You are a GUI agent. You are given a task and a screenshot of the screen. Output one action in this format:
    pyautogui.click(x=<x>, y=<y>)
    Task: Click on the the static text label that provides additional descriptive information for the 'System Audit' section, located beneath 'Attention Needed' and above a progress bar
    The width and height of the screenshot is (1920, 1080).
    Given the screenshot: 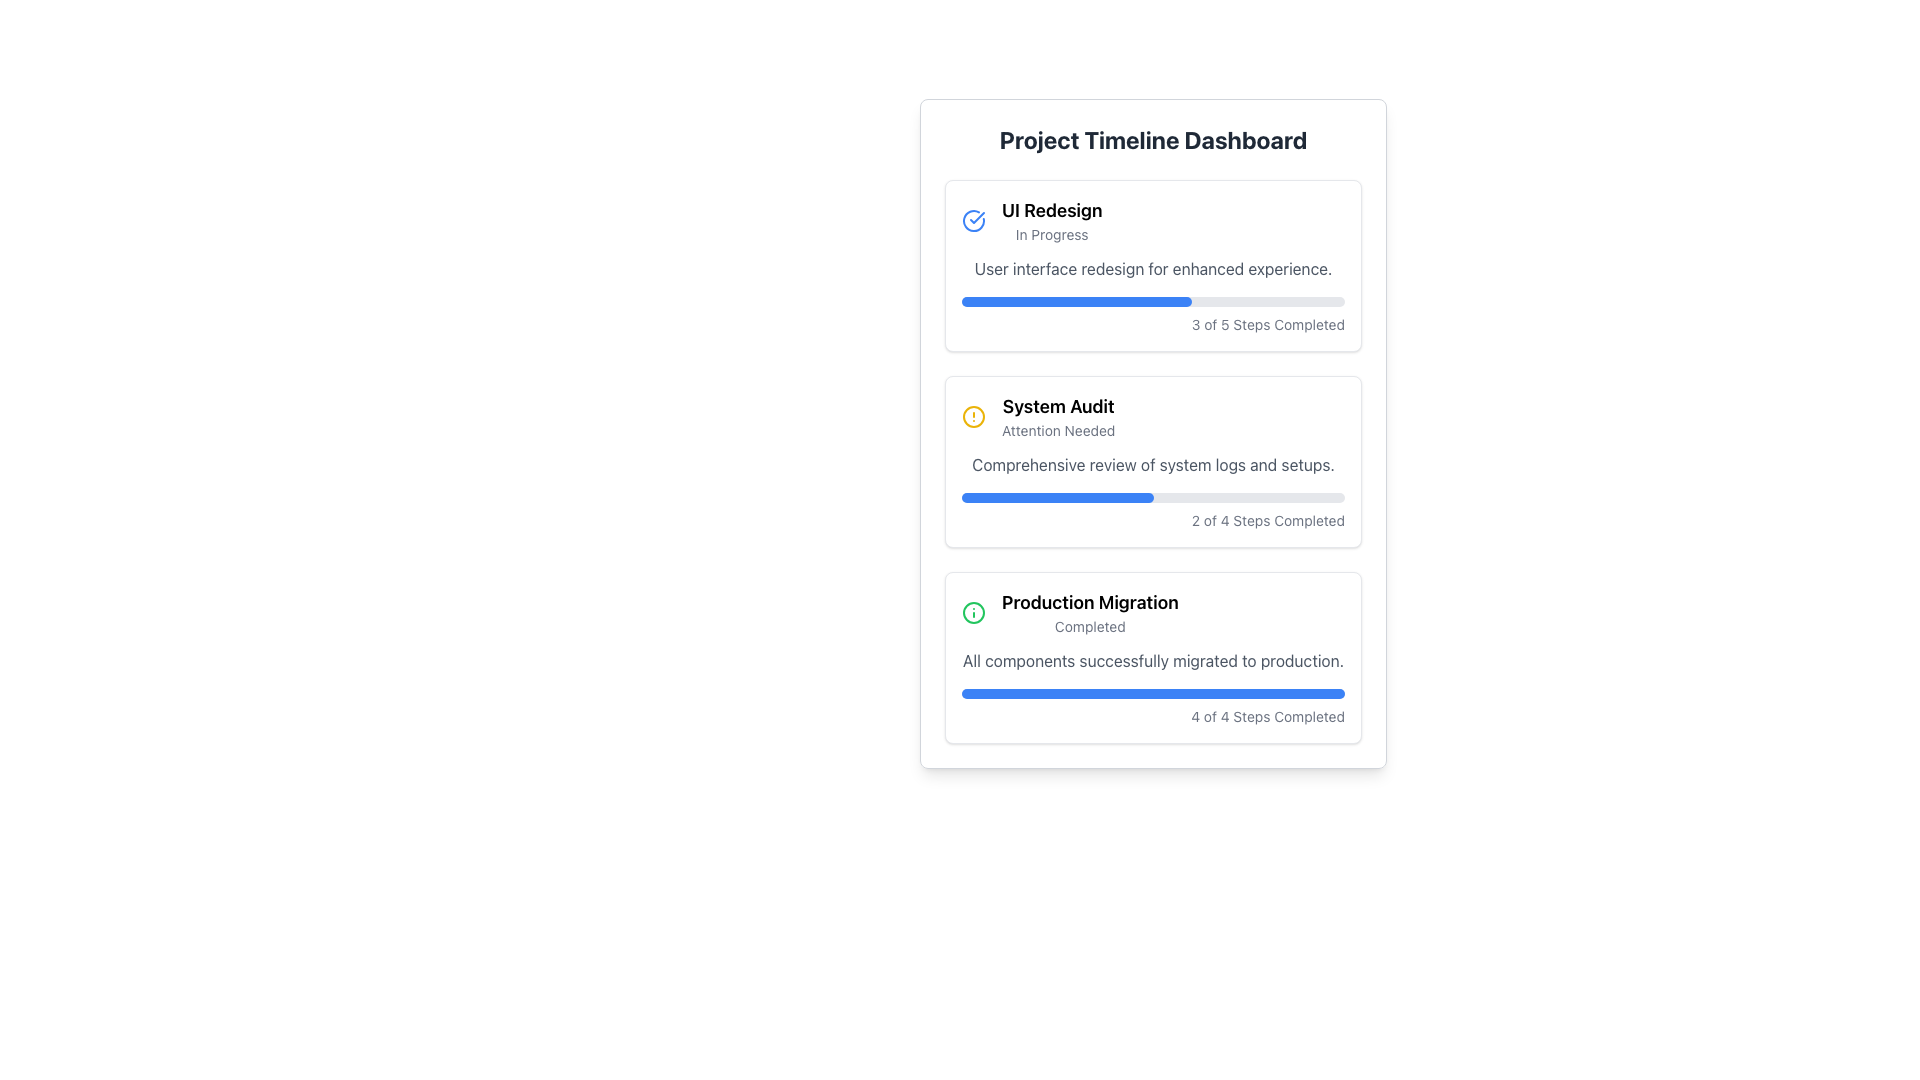 What is the action you would take?
    pyautogui.click(x=1153, y=465)
    